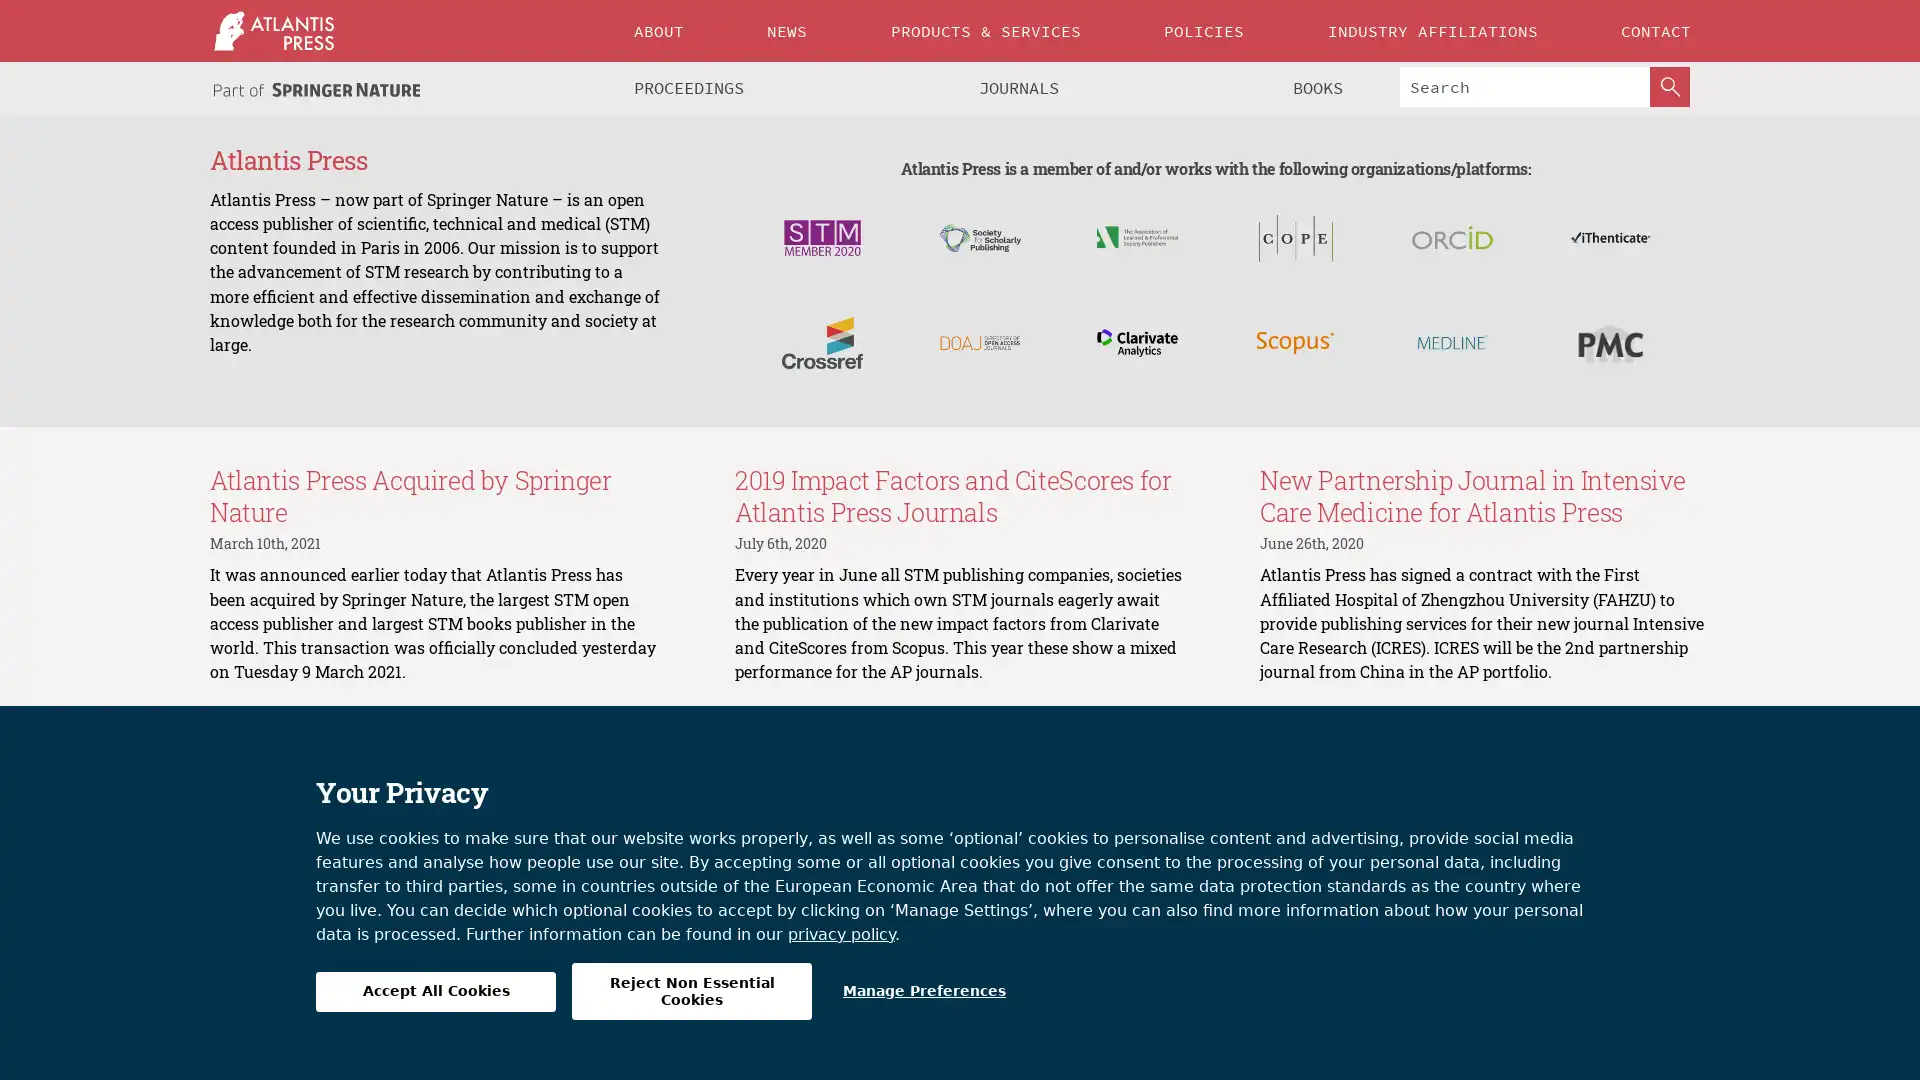  Describe the element at coordinates (1670, 86) in the screenshot. I see `SearchButton` at that location.